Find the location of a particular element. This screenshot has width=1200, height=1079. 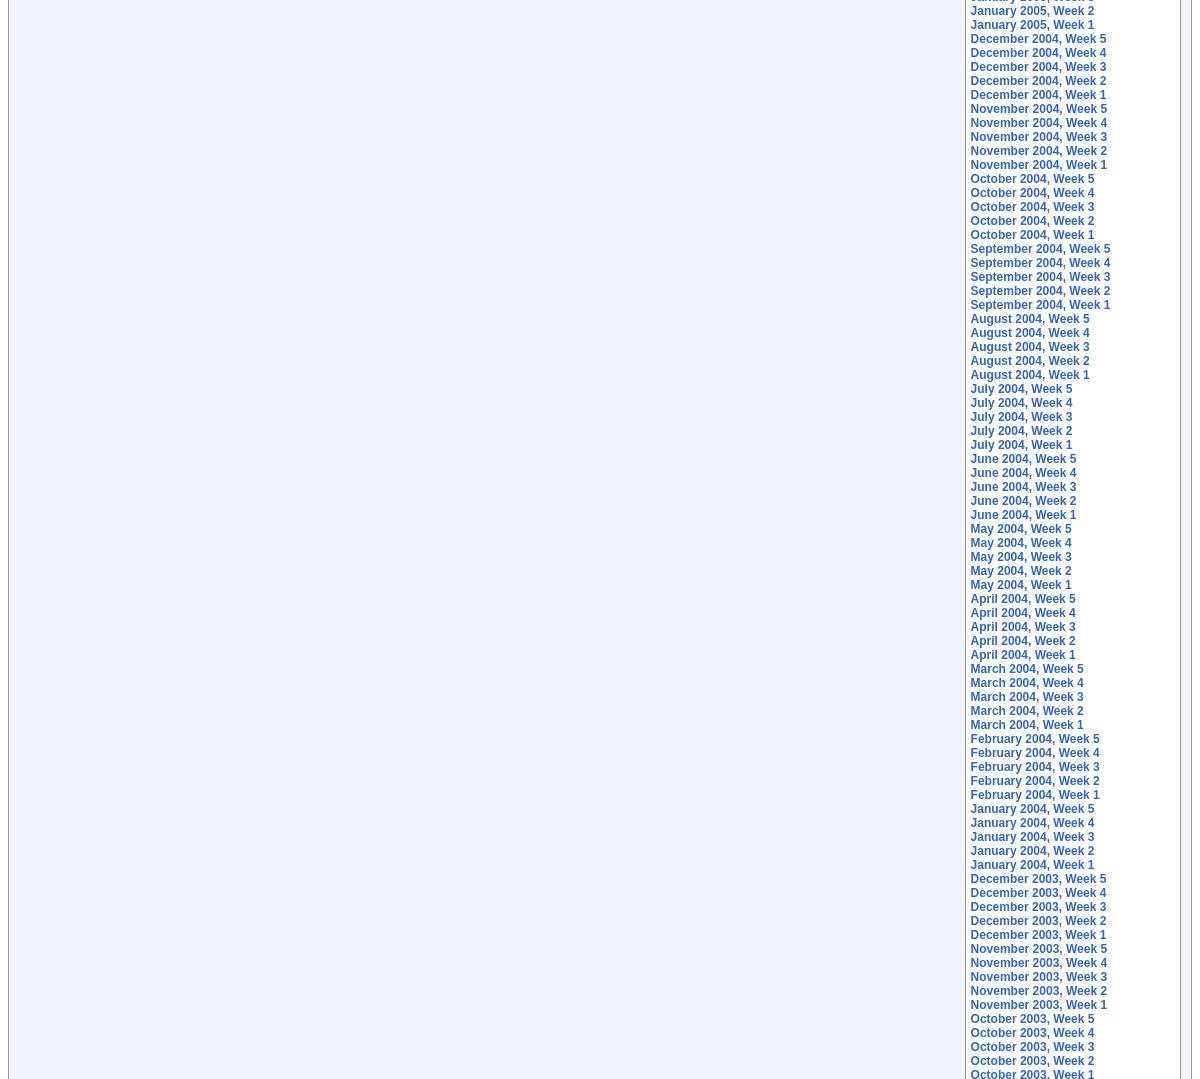

'October 2003, Week 4' is located at coordinates (969, 1033).